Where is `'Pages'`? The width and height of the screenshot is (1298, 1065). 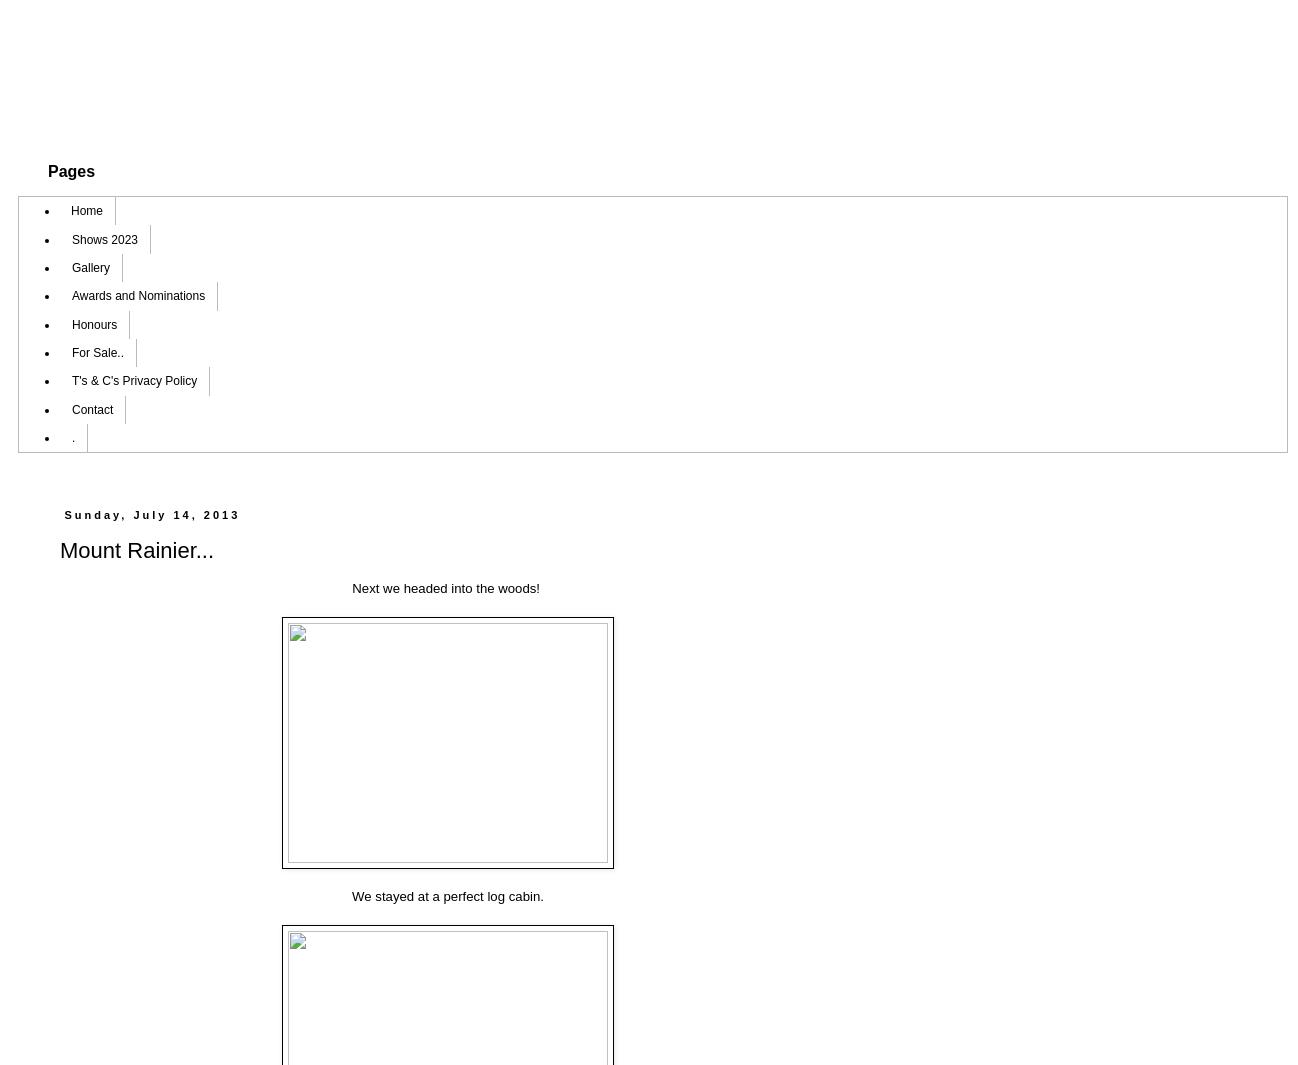 'Pages' is located at coordinates (71, 170).